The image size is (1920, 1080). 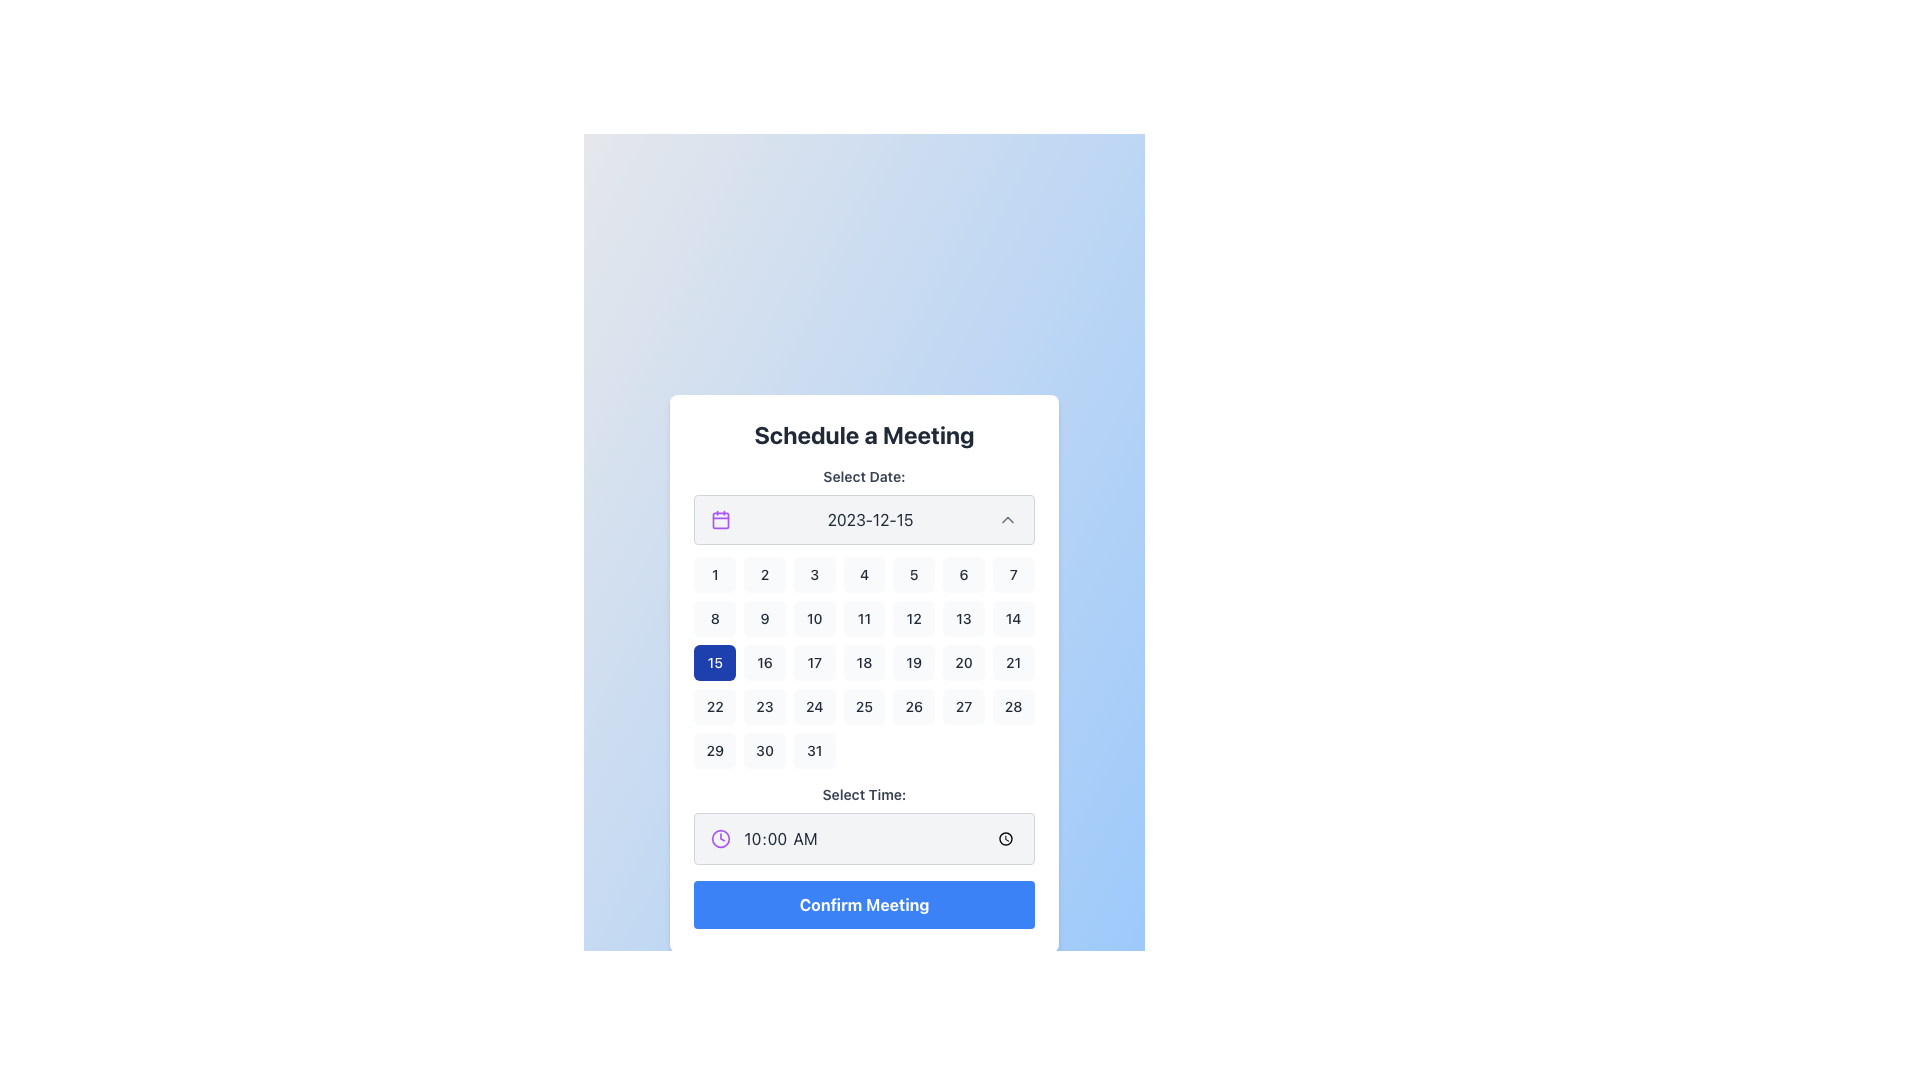 What do you see at coordinates (964, 663) in the screenshot?
I see `the square button with rounded corners displaying the number '20'` at bounding box center [964, 663].